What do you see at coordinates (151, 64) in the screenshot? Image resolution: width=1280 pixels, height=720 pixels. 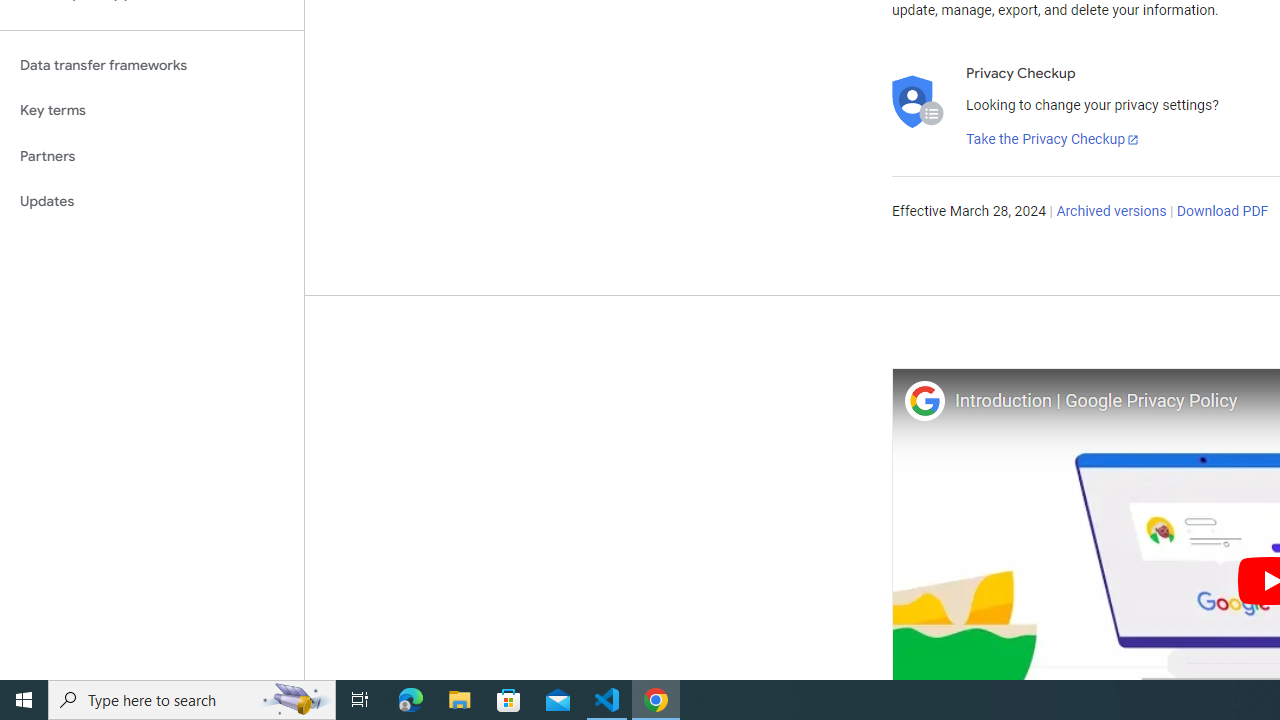 I see `'Data transfer frameworks'` at bounding box center [151, 64].